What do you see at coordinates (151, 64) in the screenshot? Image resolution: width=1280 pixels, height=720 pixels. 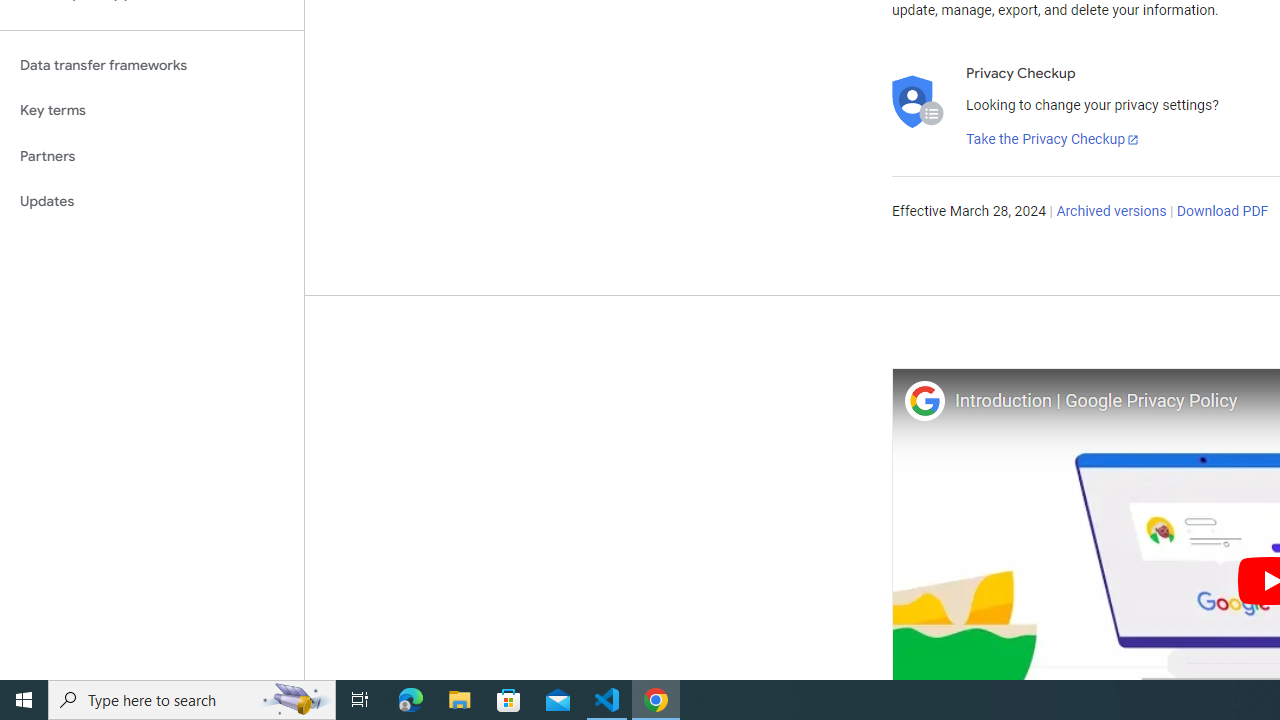 I see `'Data transfer frameworks'` at bounding box center [151, 64].